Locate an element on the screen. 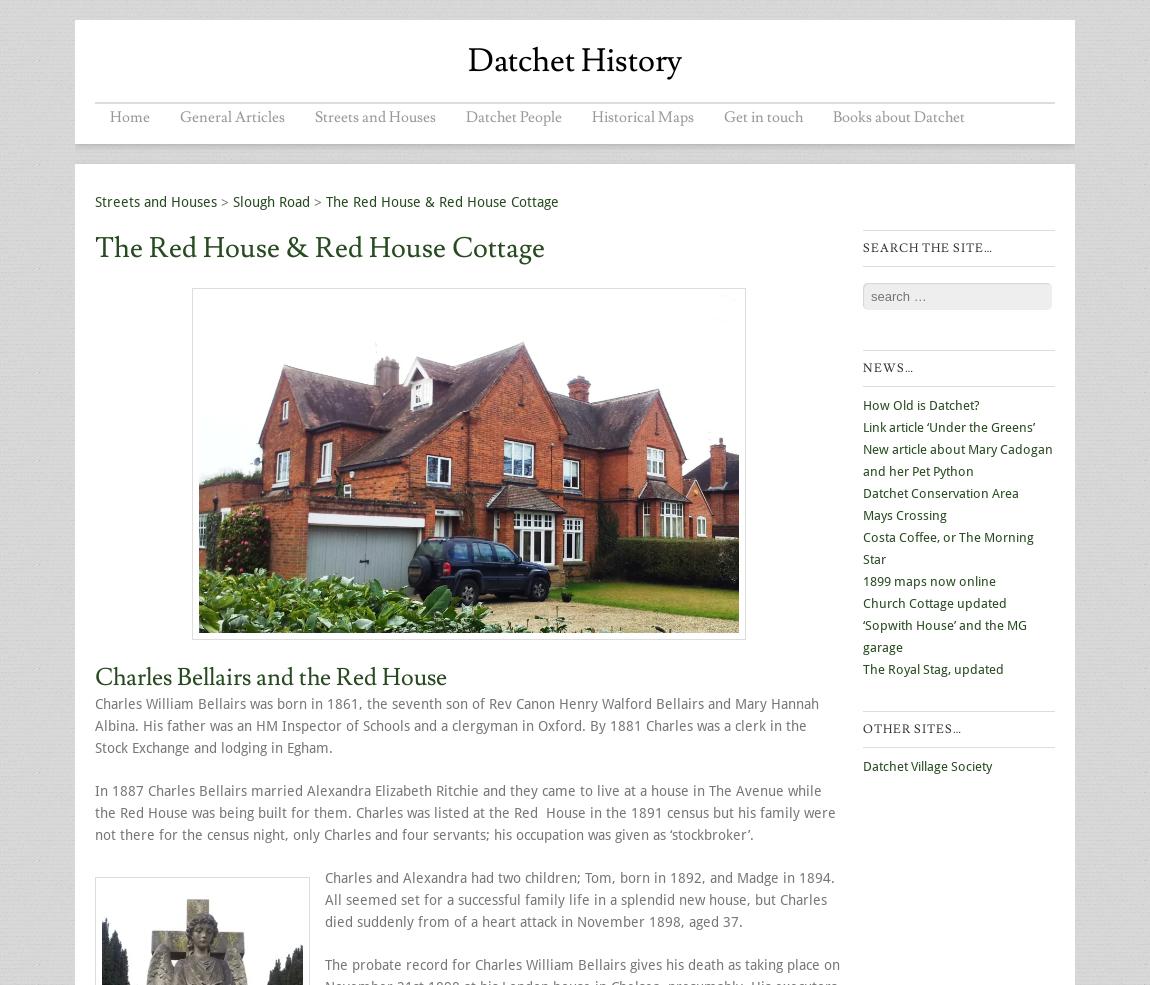 Image resolution: width=1150 pixels, height=985 pixels. 'Menu' is located at coordinates (130, 121).